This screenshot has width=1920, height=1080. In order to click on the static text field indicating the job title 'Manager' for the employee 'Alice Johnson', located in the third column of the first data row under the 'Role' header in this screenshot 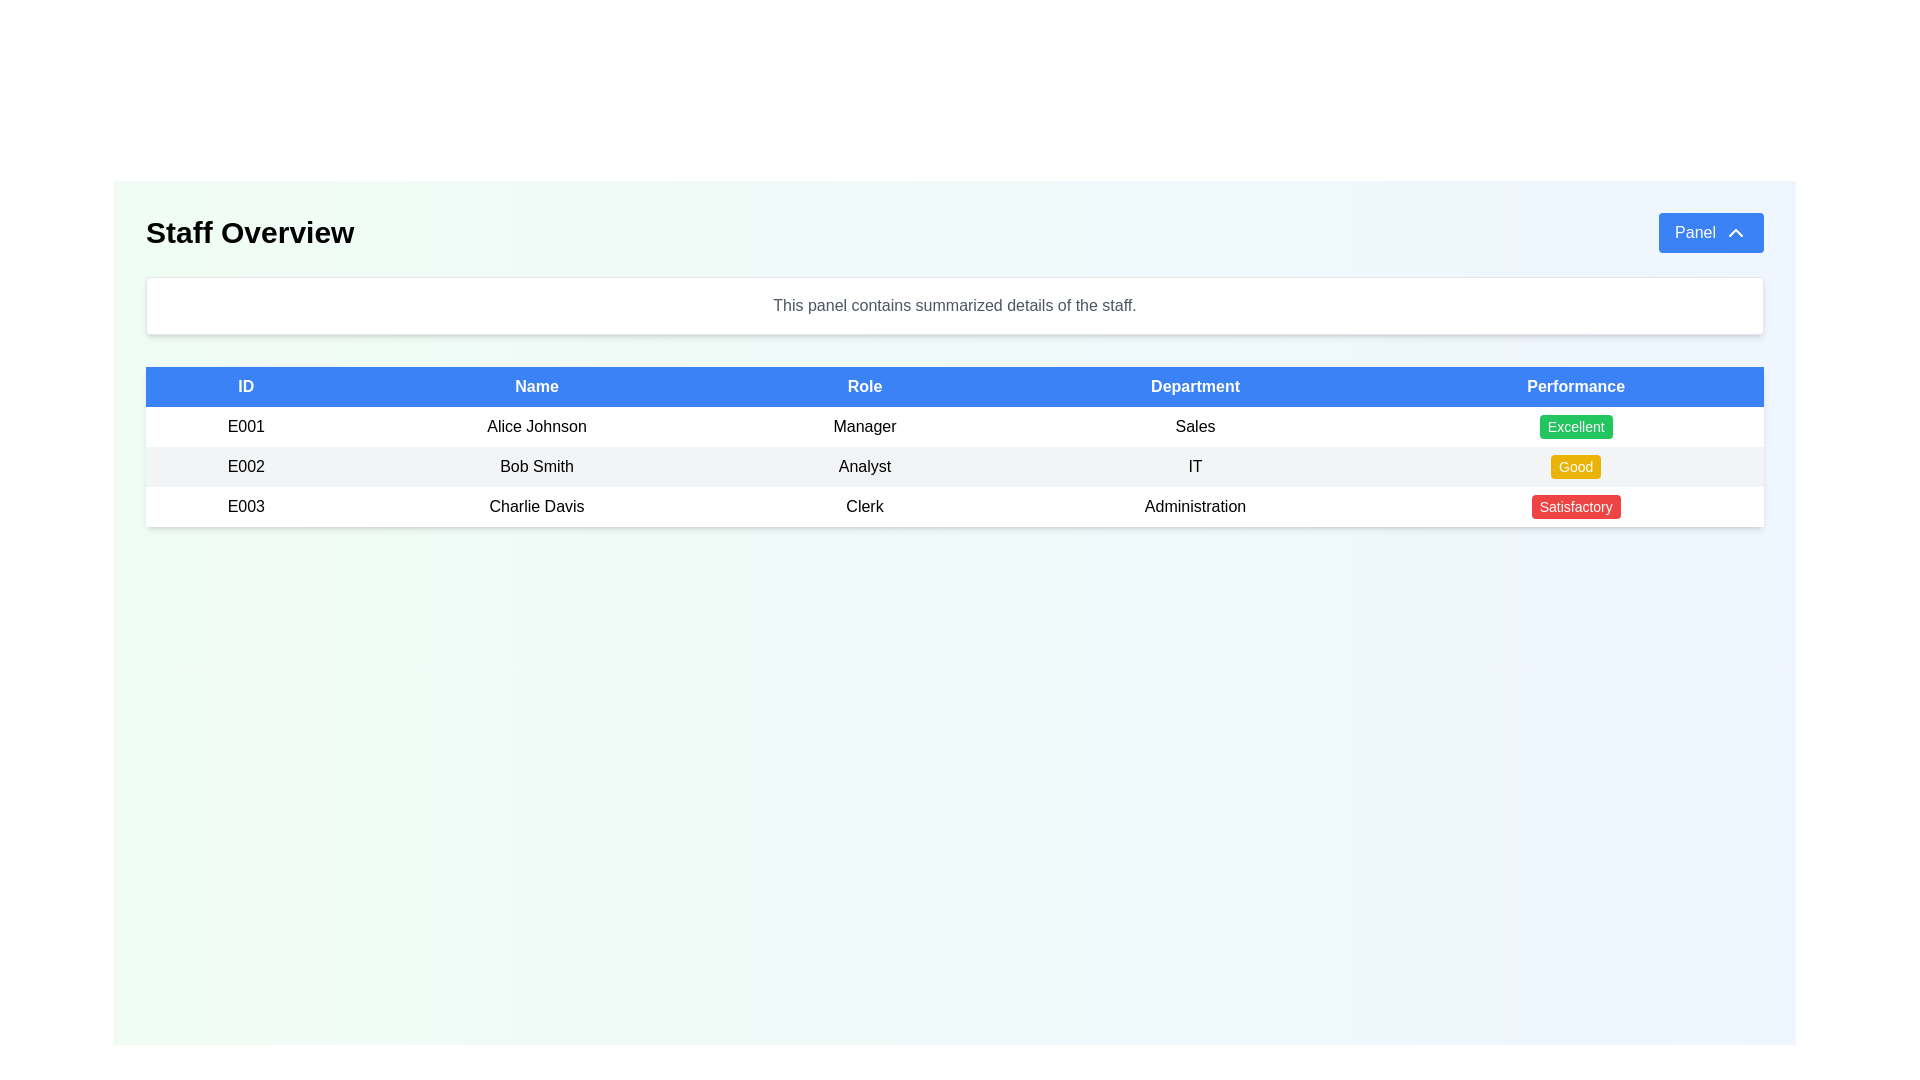, I will do `click(864, 426)`.